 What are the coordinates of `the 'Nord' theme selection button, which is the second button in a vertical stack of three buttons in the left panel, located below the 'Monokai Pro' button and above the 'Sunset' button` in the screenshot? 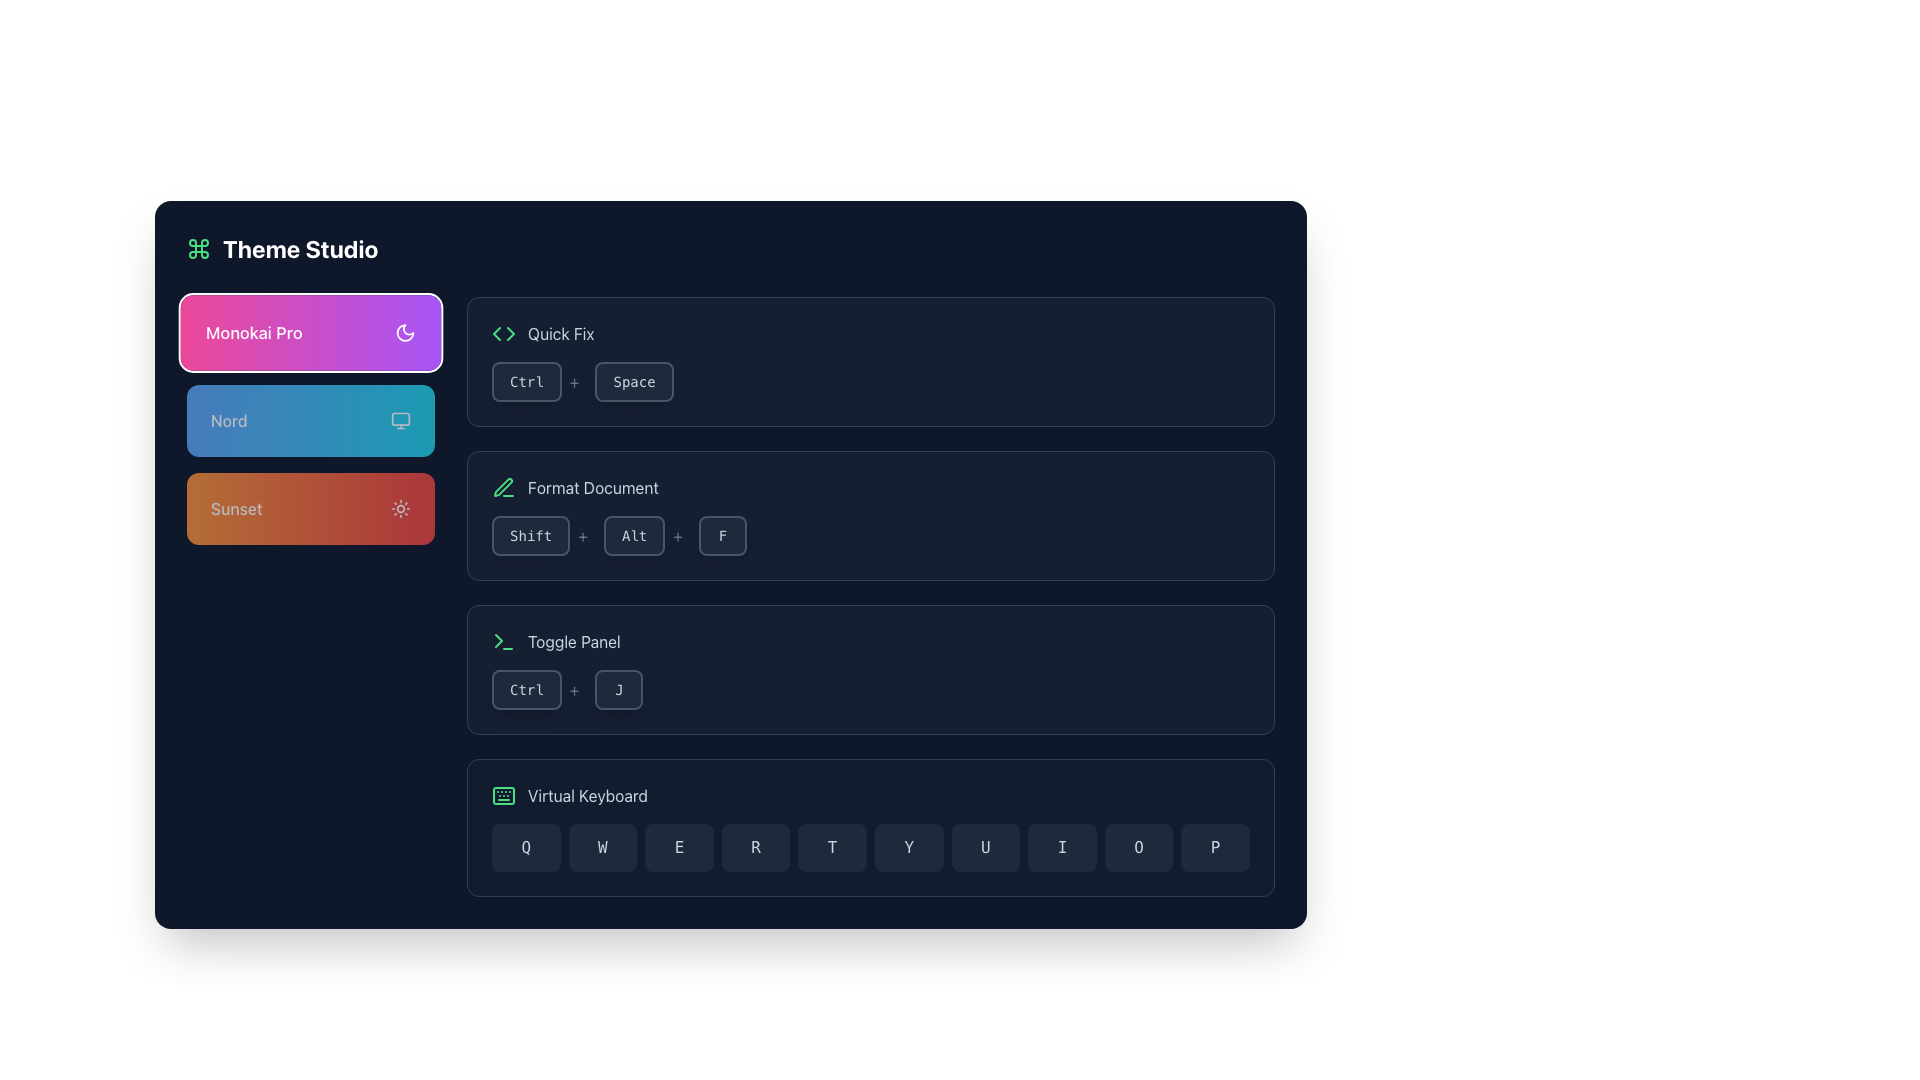 It's located at (310, 419).